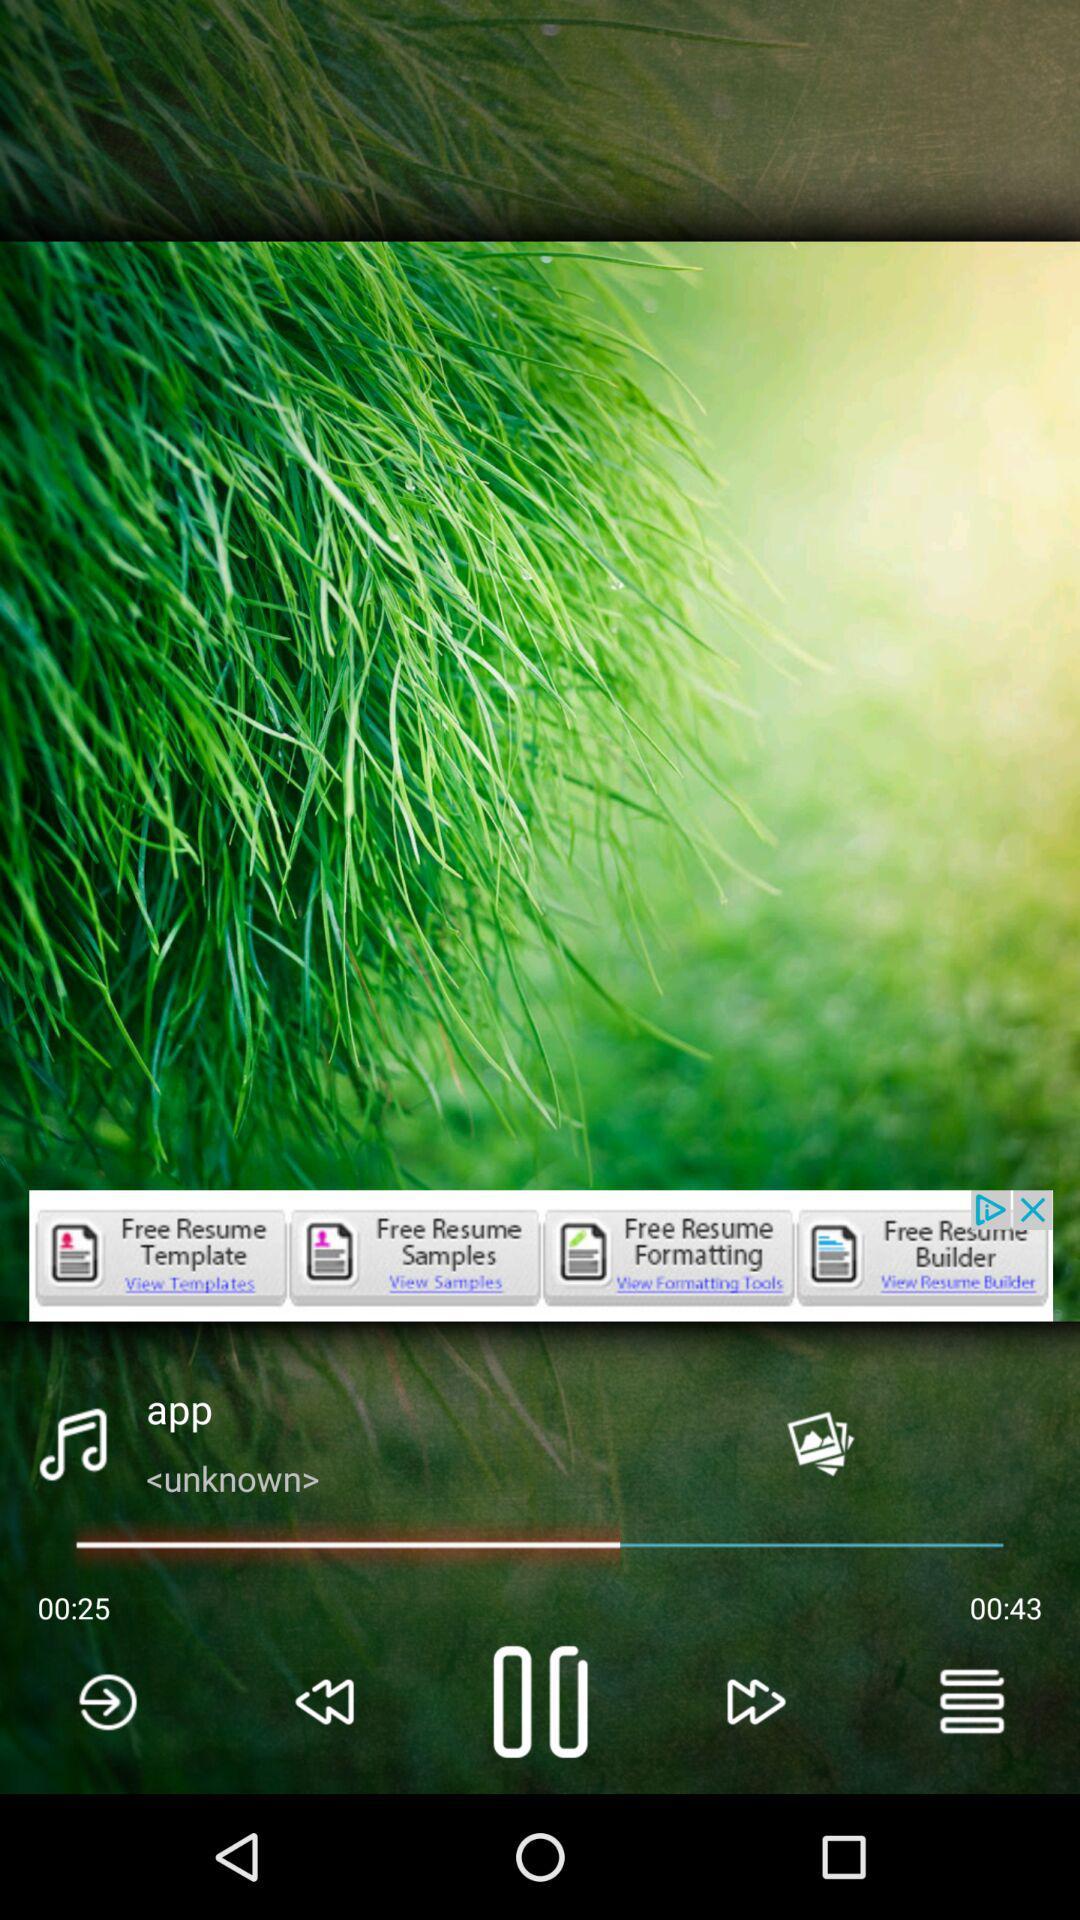 The height and width of the screenshot is (1920, 1080). What do you see at coordinates (756, 1700) in the screenshot?
I see `the av_forward icon` at bounding box center [756, 1700].